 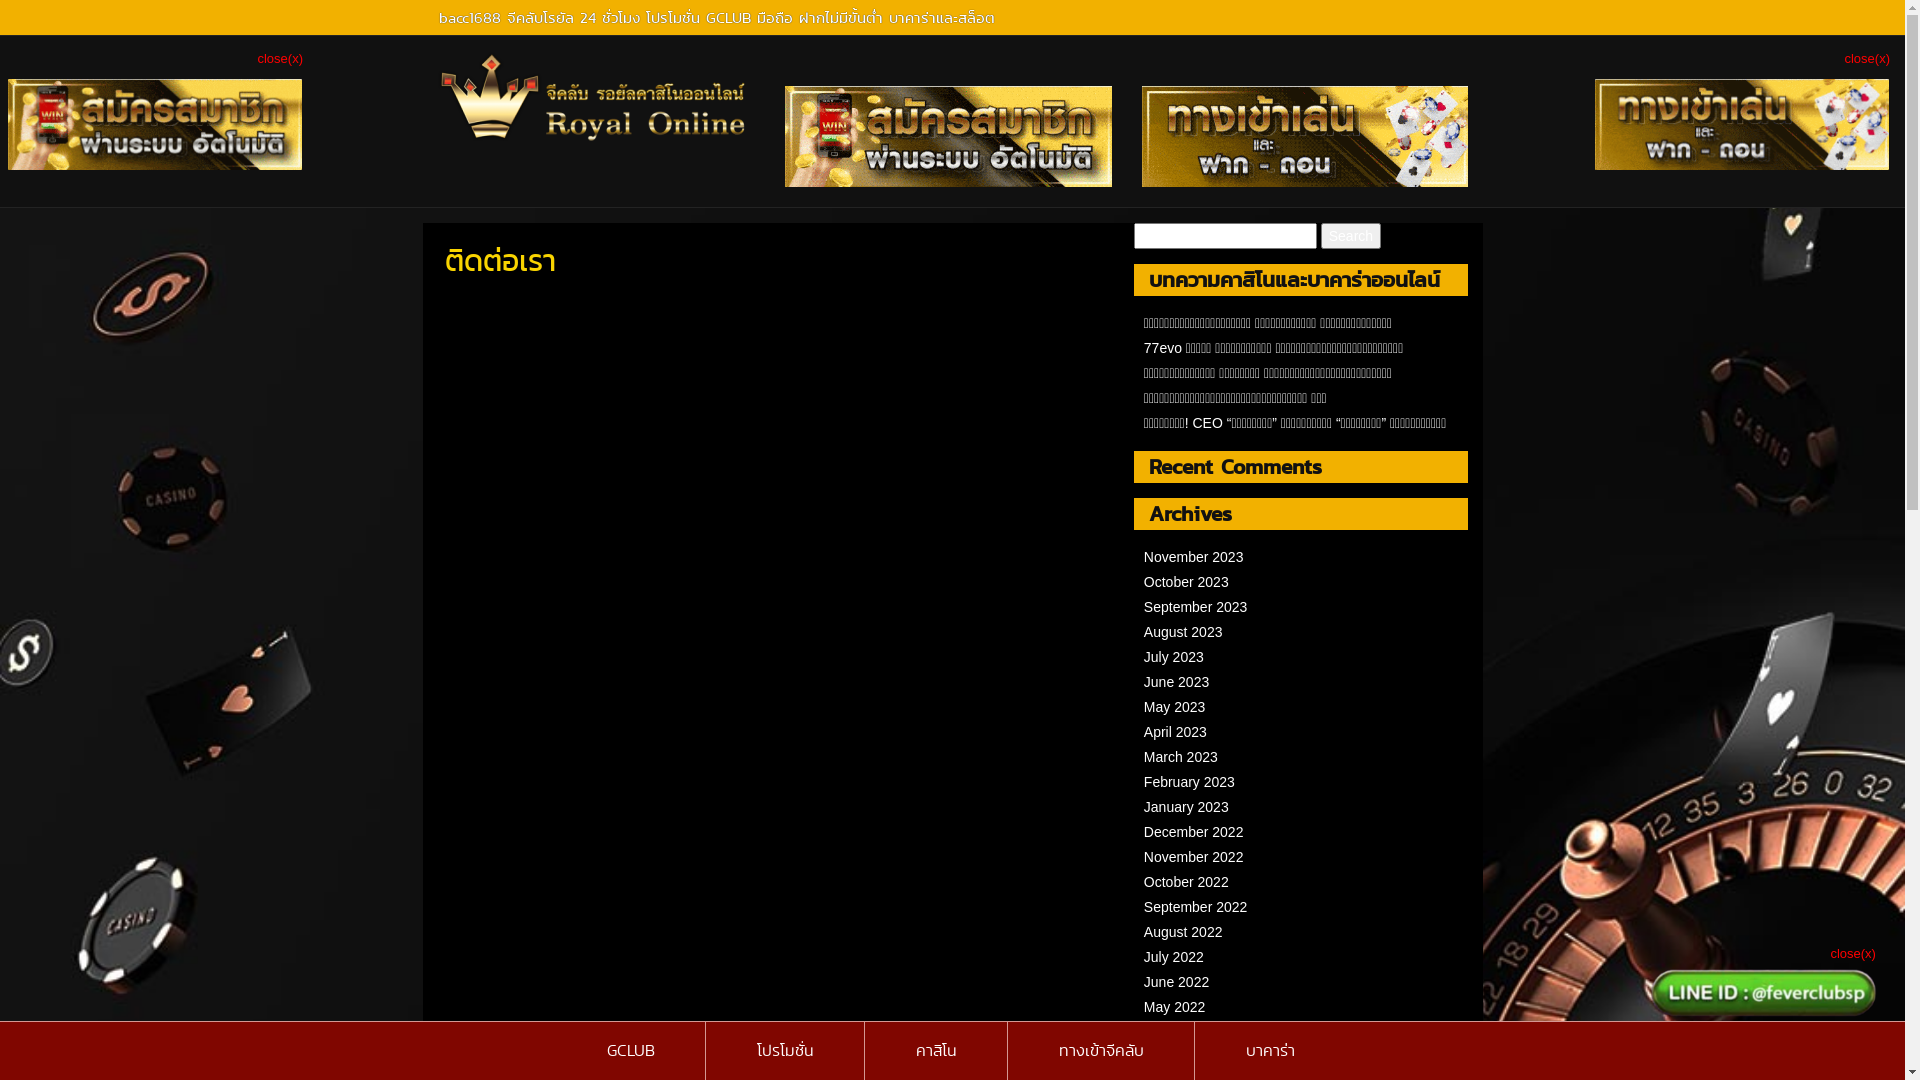 What do you see at coordinates (1143, 981) in the screenshot?
I see `'June 2022'` at bounding box center [1143, 981].